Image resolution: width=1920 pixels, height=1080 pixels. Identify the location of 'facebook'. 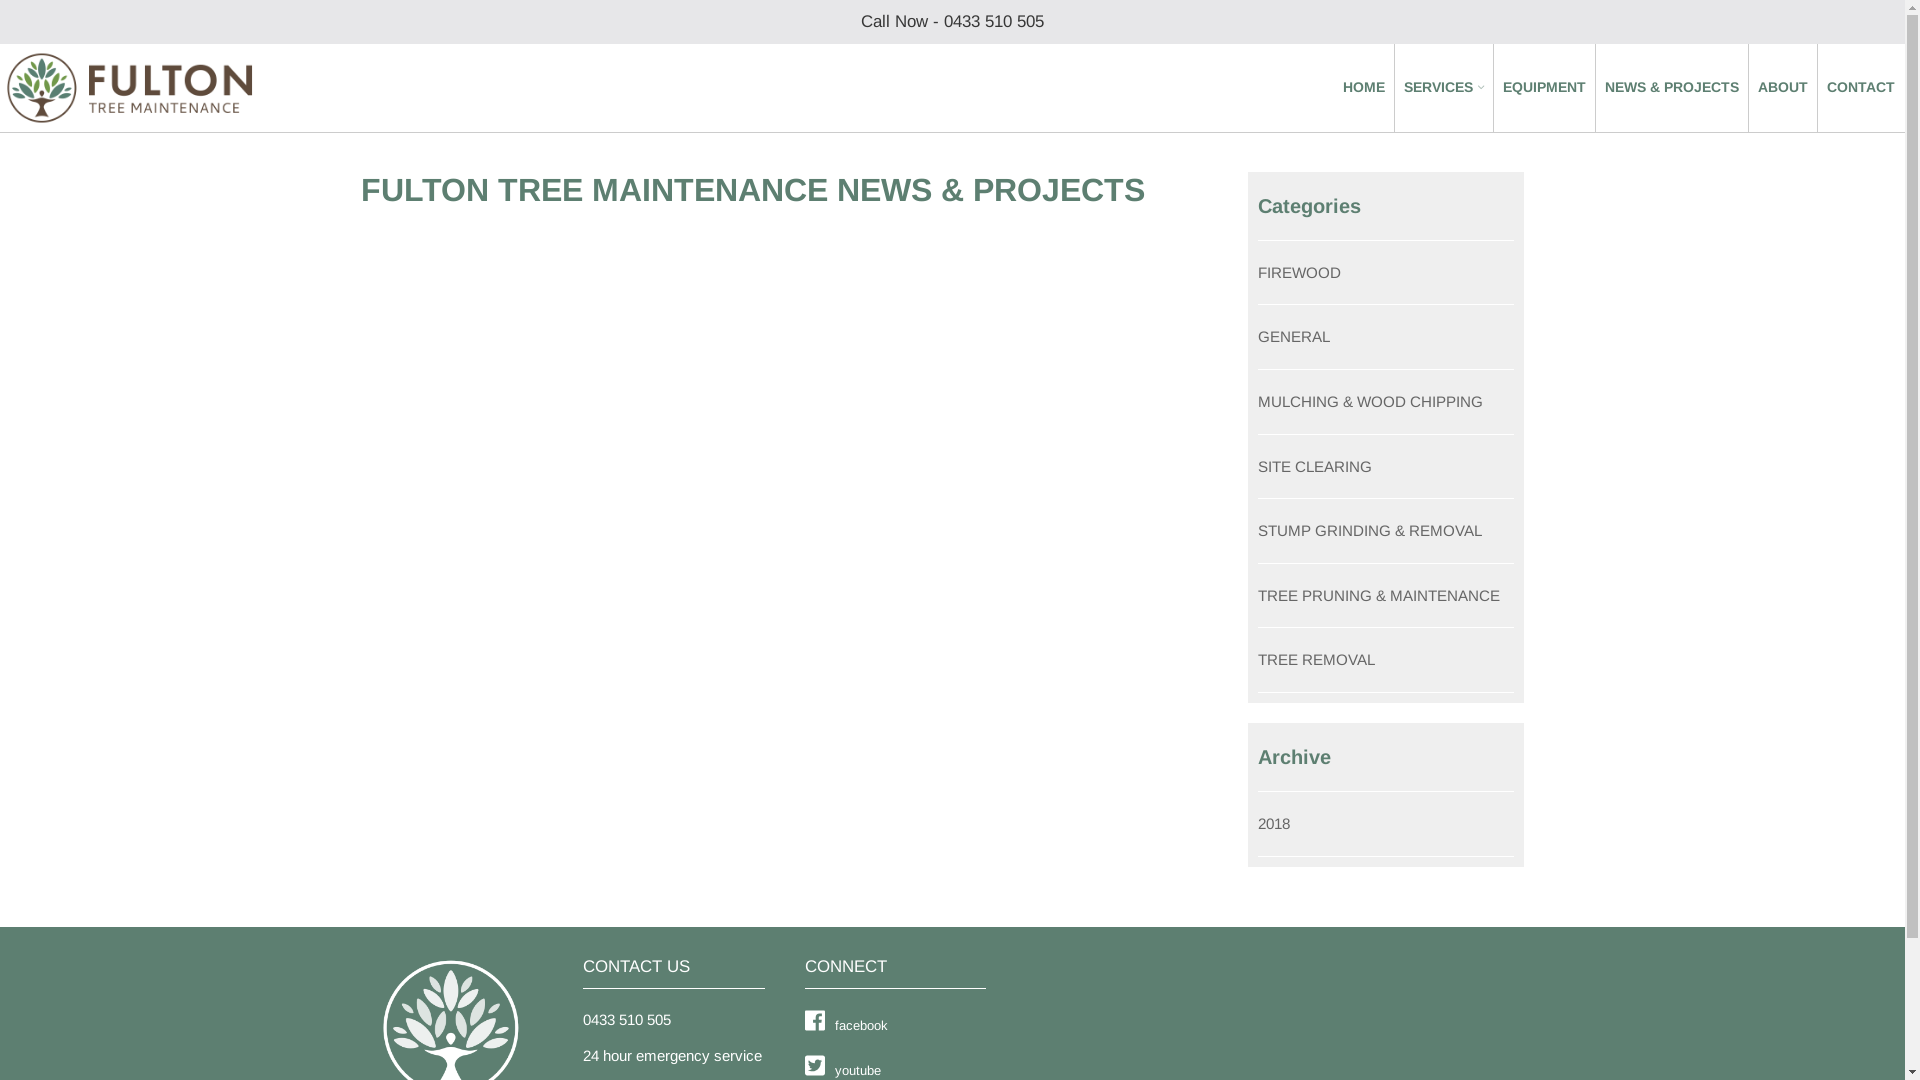
(804, 1024).